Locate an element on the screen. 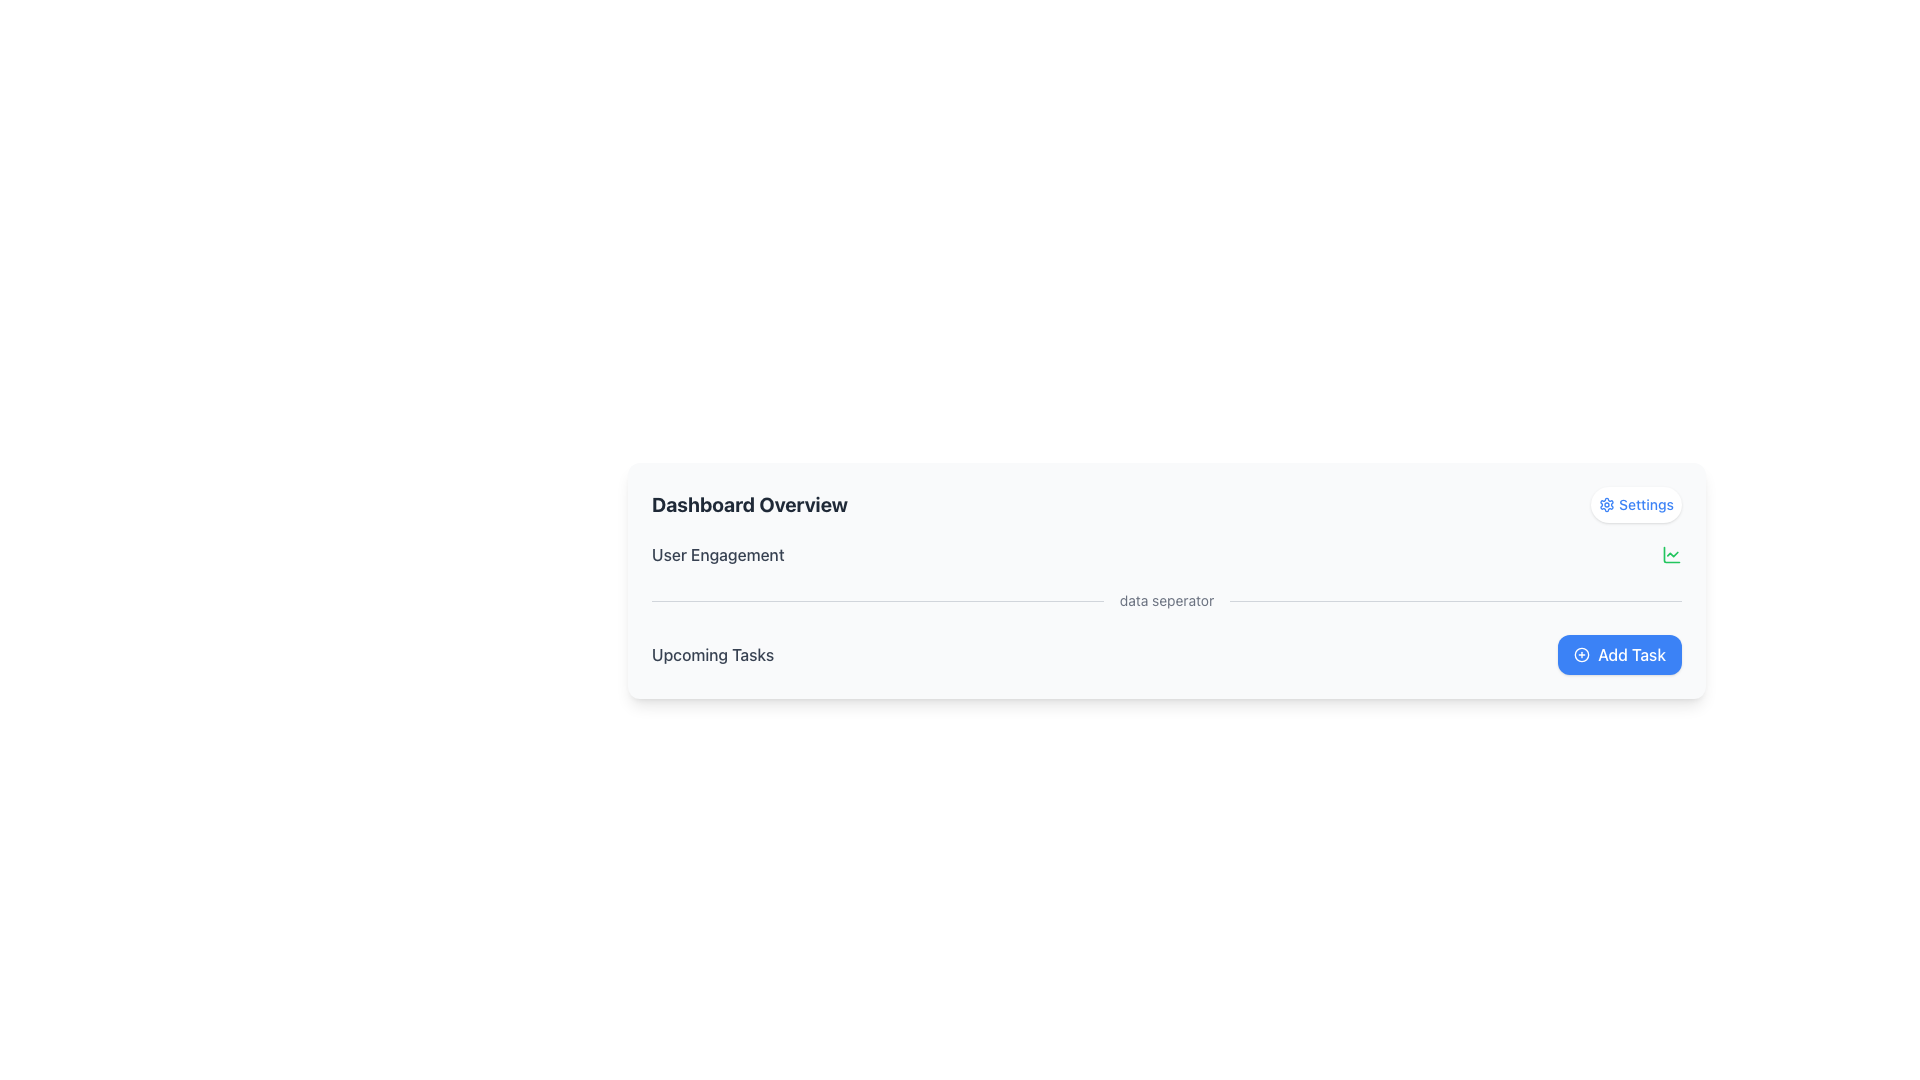 The width and height of the screenshot is (1920, 1080). the static text element that reads 'Dashboard Overview', styled in a bold, large font in dark gray, located at the top left of the header section is located at coordinates (748, 504).